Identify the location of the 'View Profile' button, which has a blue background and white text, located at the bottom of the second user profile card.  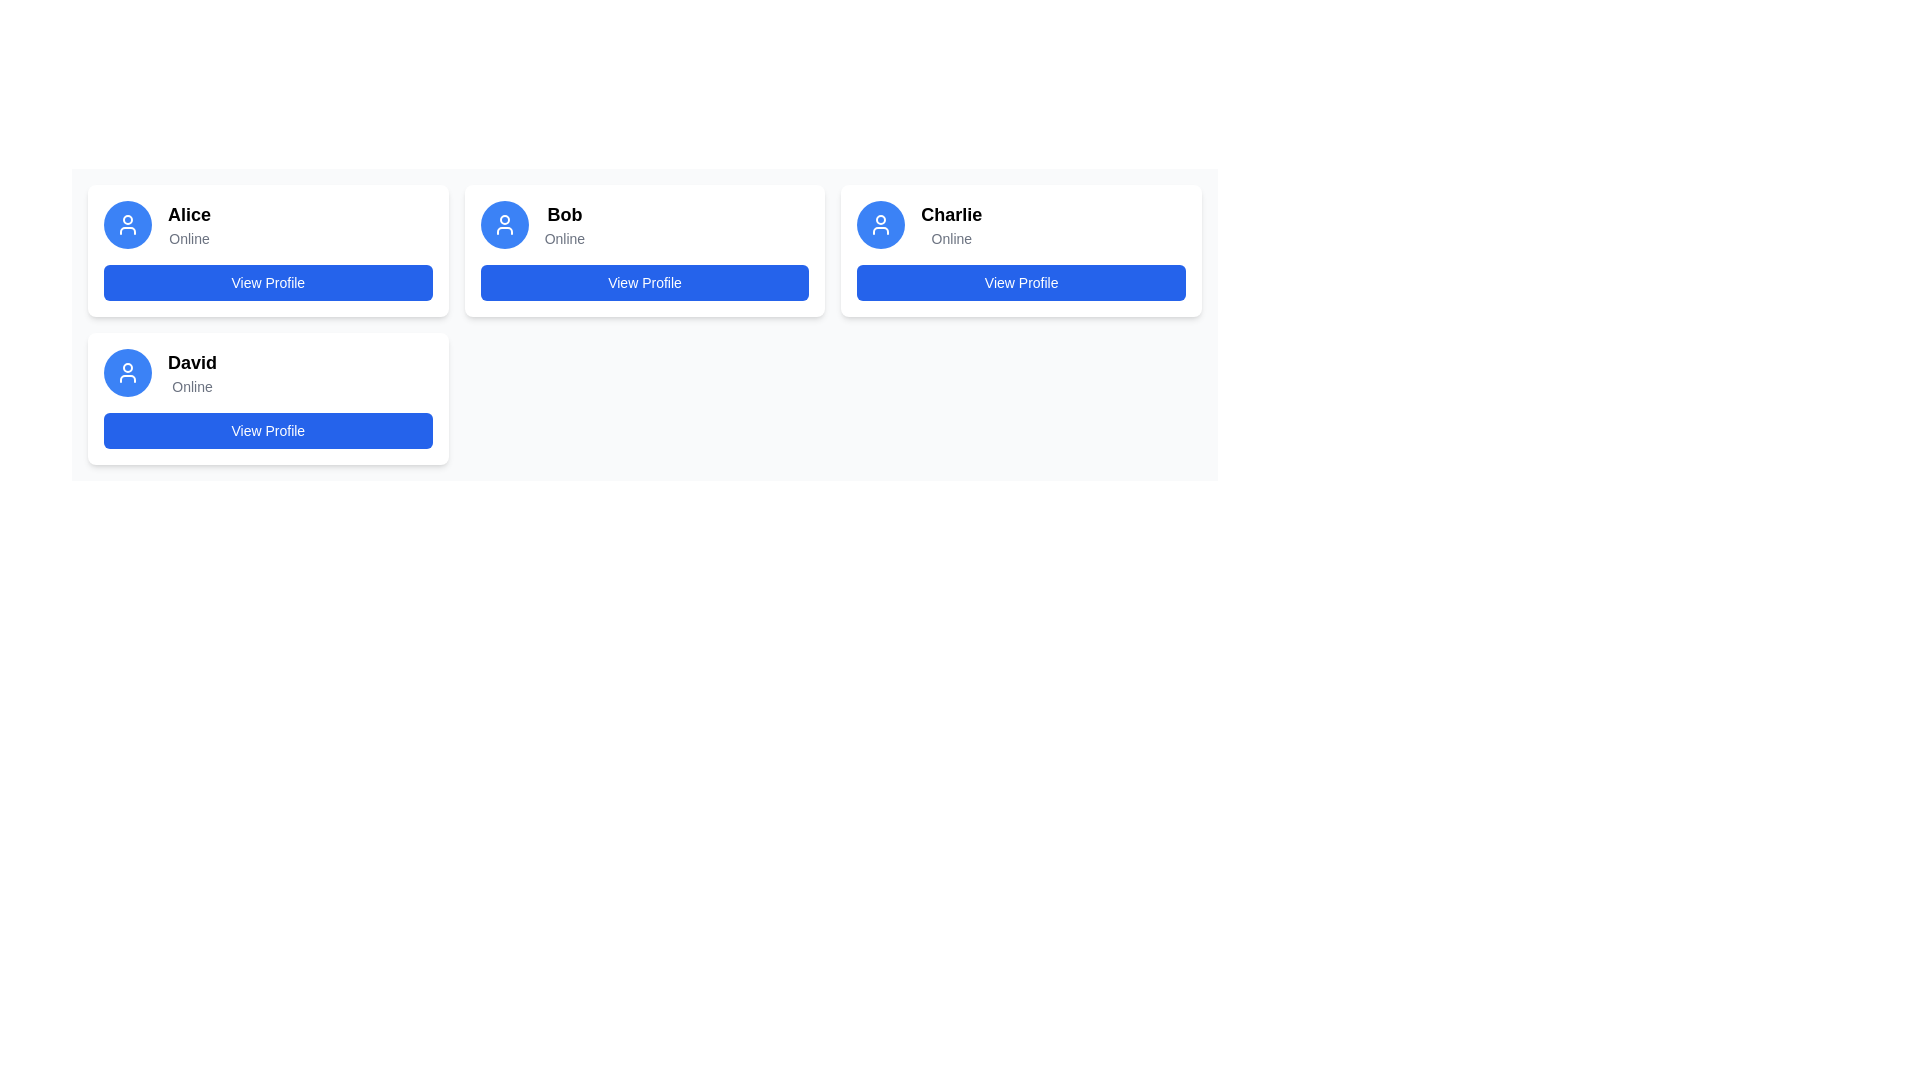
(644, 282).